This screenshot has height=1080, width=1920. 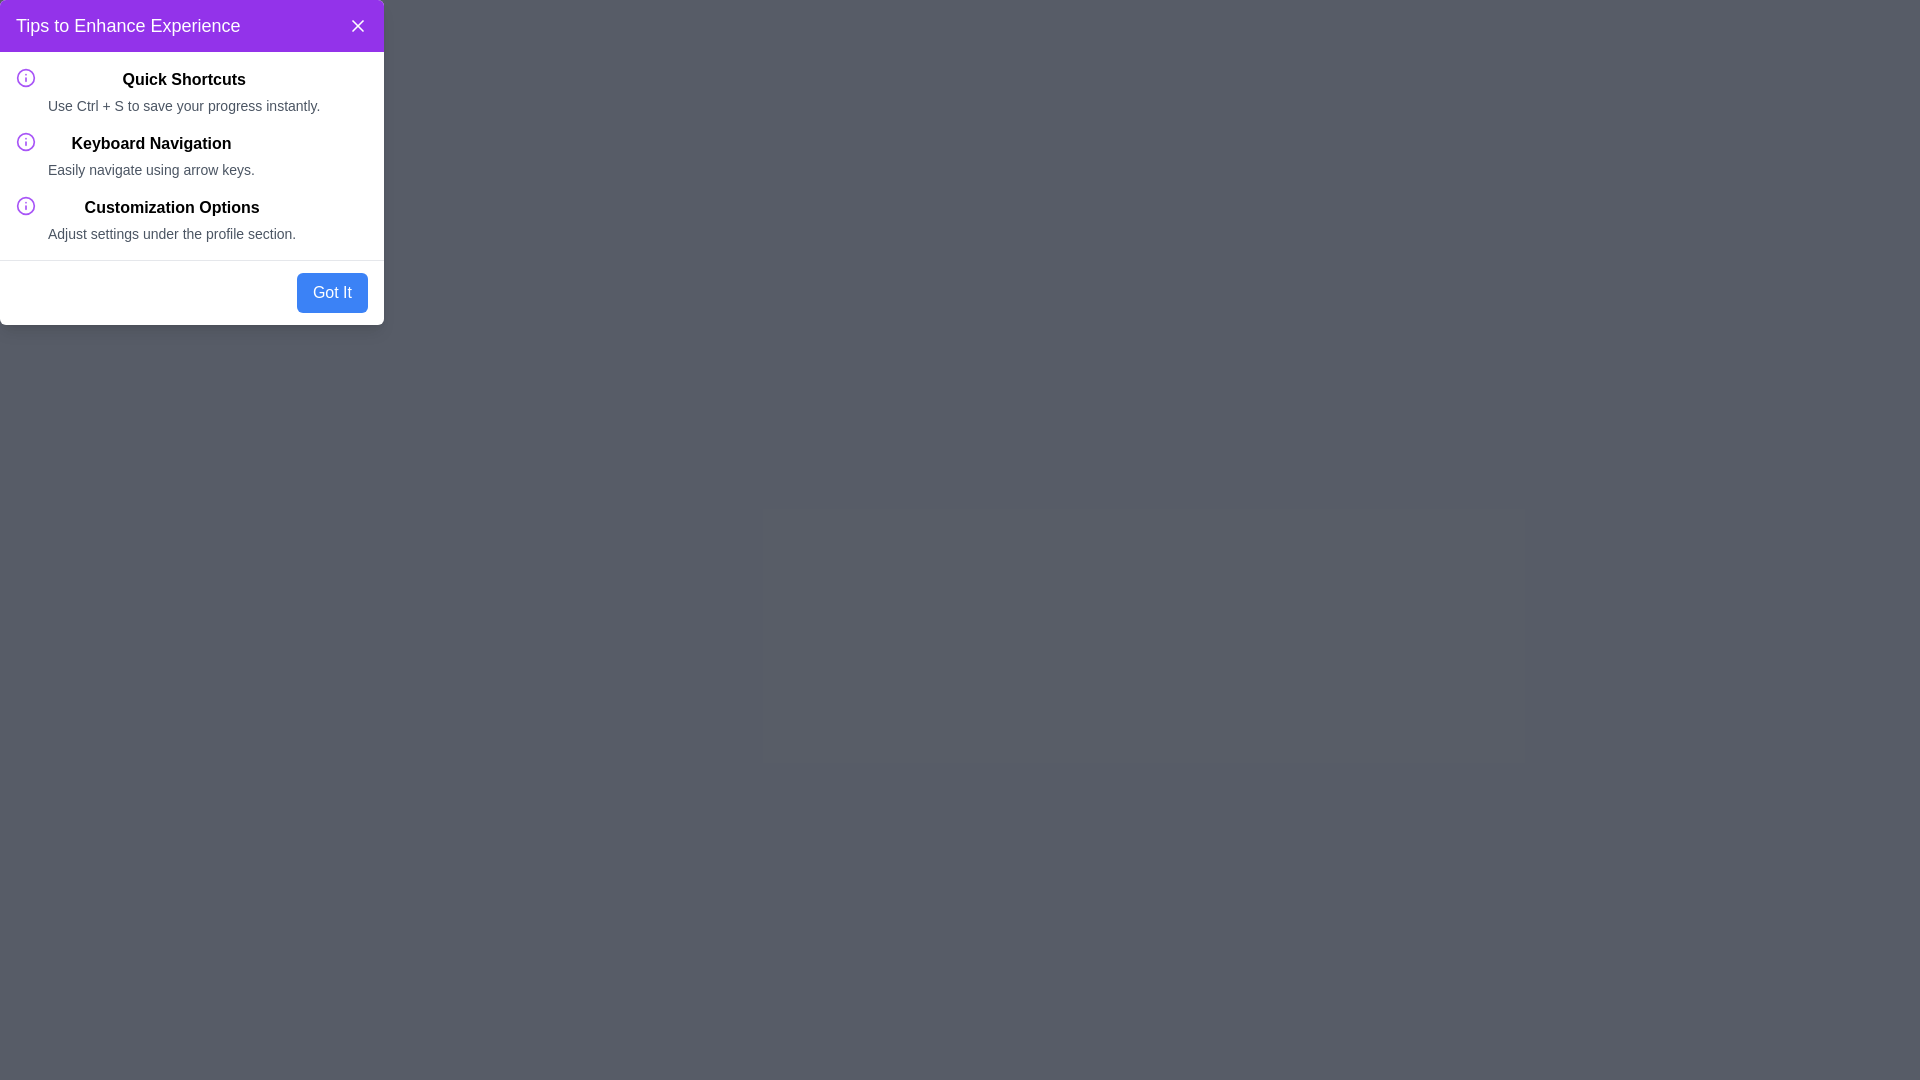 I want to click on the second heading in the purple modal dialog titled 'Tips to Enhance Experience', which is located above the description 'Easily navigate using arrow keys.' and below the heading 'Quick Shortcuts', so click(x=150, y=142).